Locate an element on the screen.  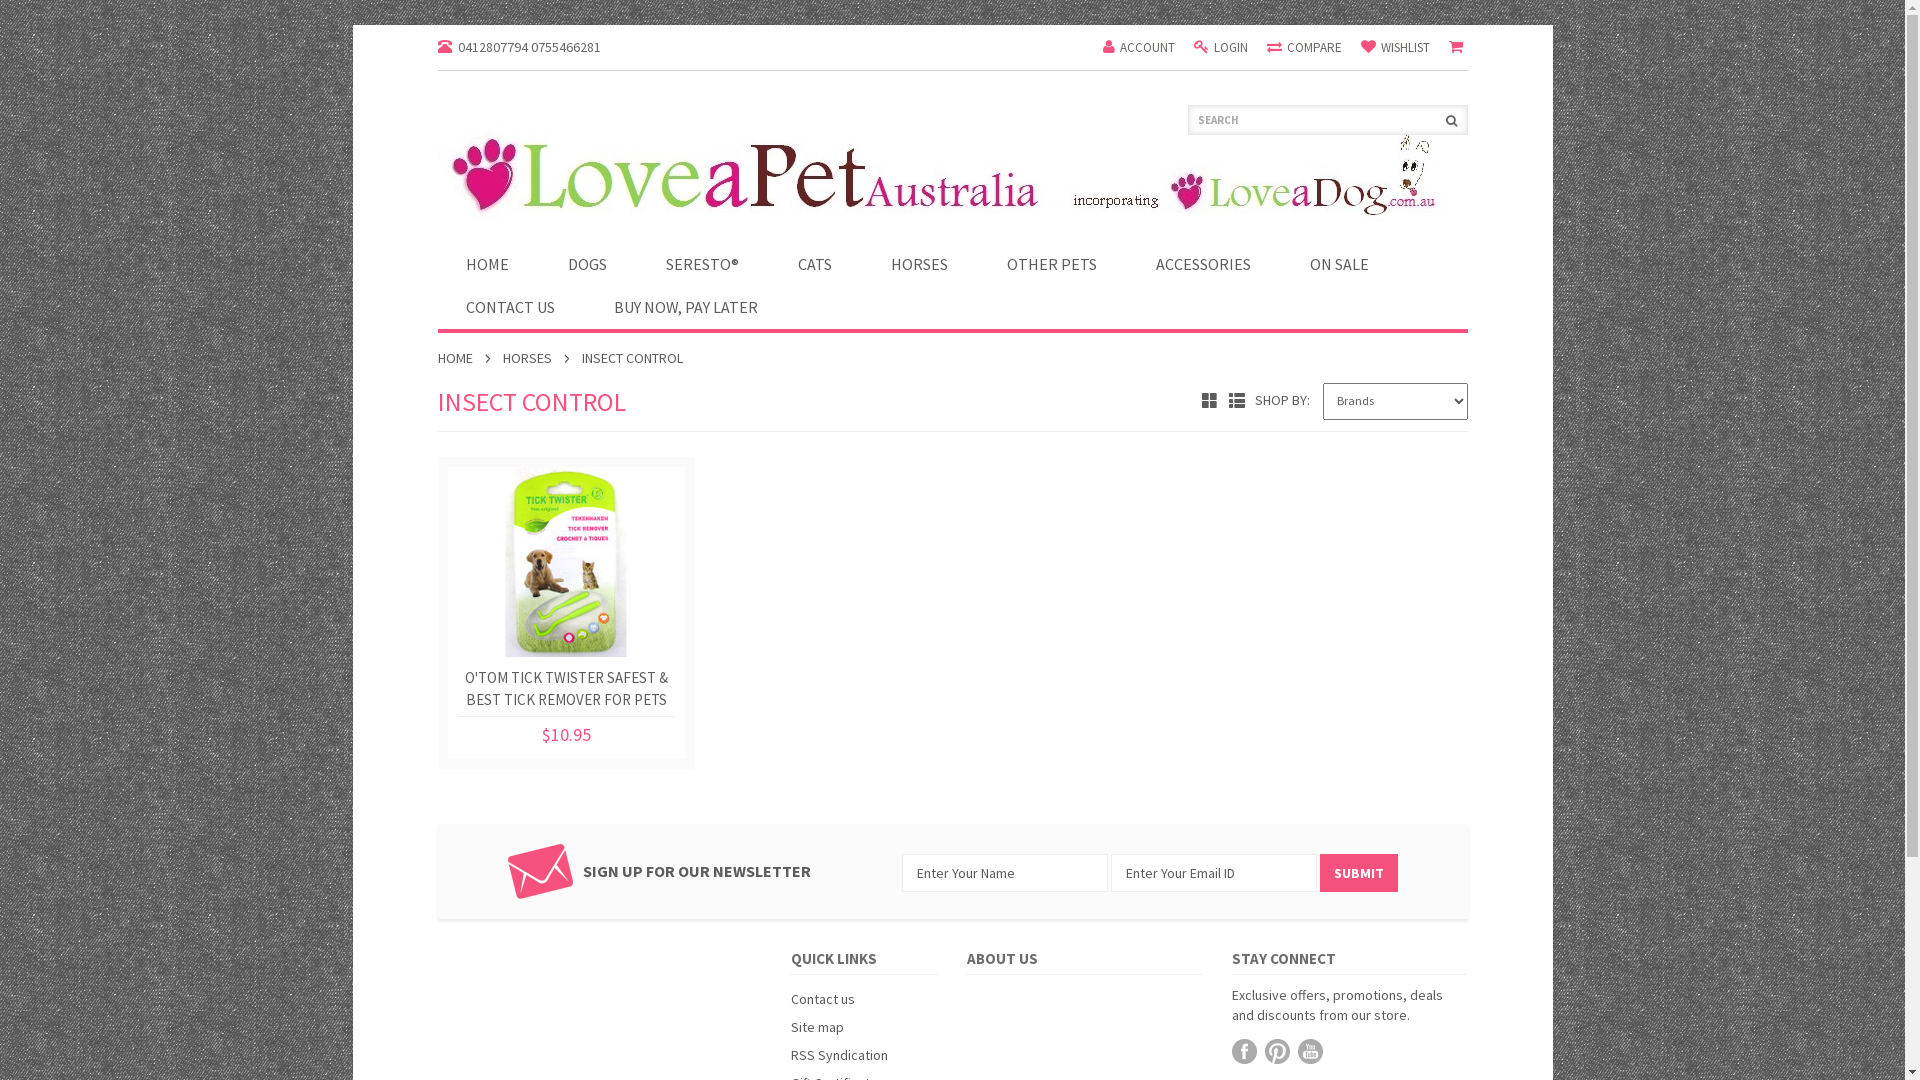
'RSS Syndication' is located at coordinates (839, 1054).